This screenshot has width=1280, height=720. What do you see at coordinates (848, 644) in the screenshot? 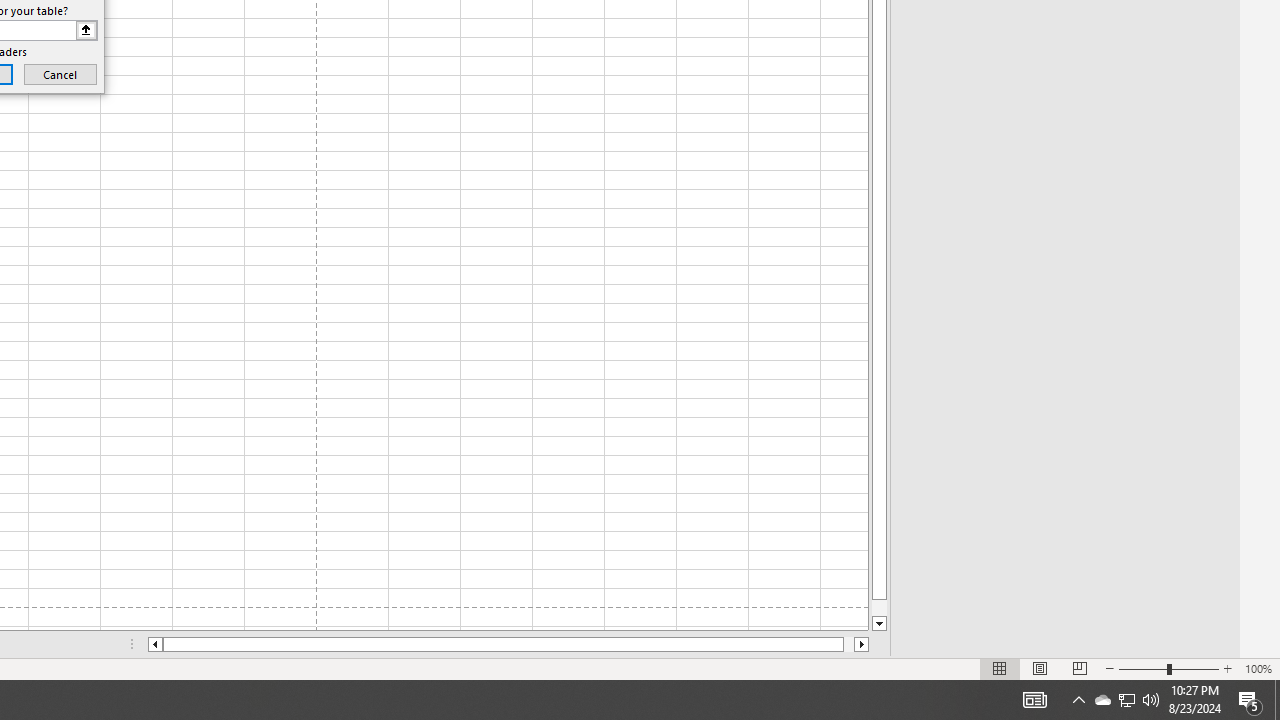
I see `'Page right'` at bounding box center [848, 644].